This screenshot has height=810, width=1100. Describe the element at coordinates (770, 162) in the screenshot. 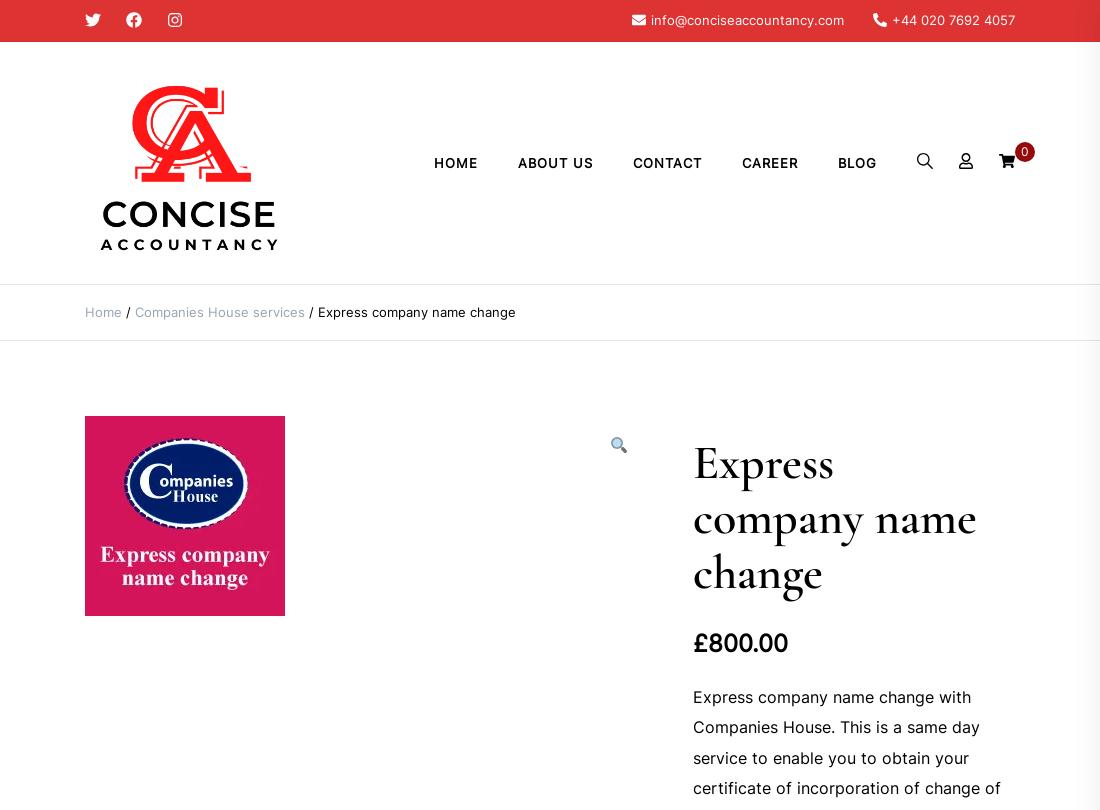

I see `'Career'` at that location.